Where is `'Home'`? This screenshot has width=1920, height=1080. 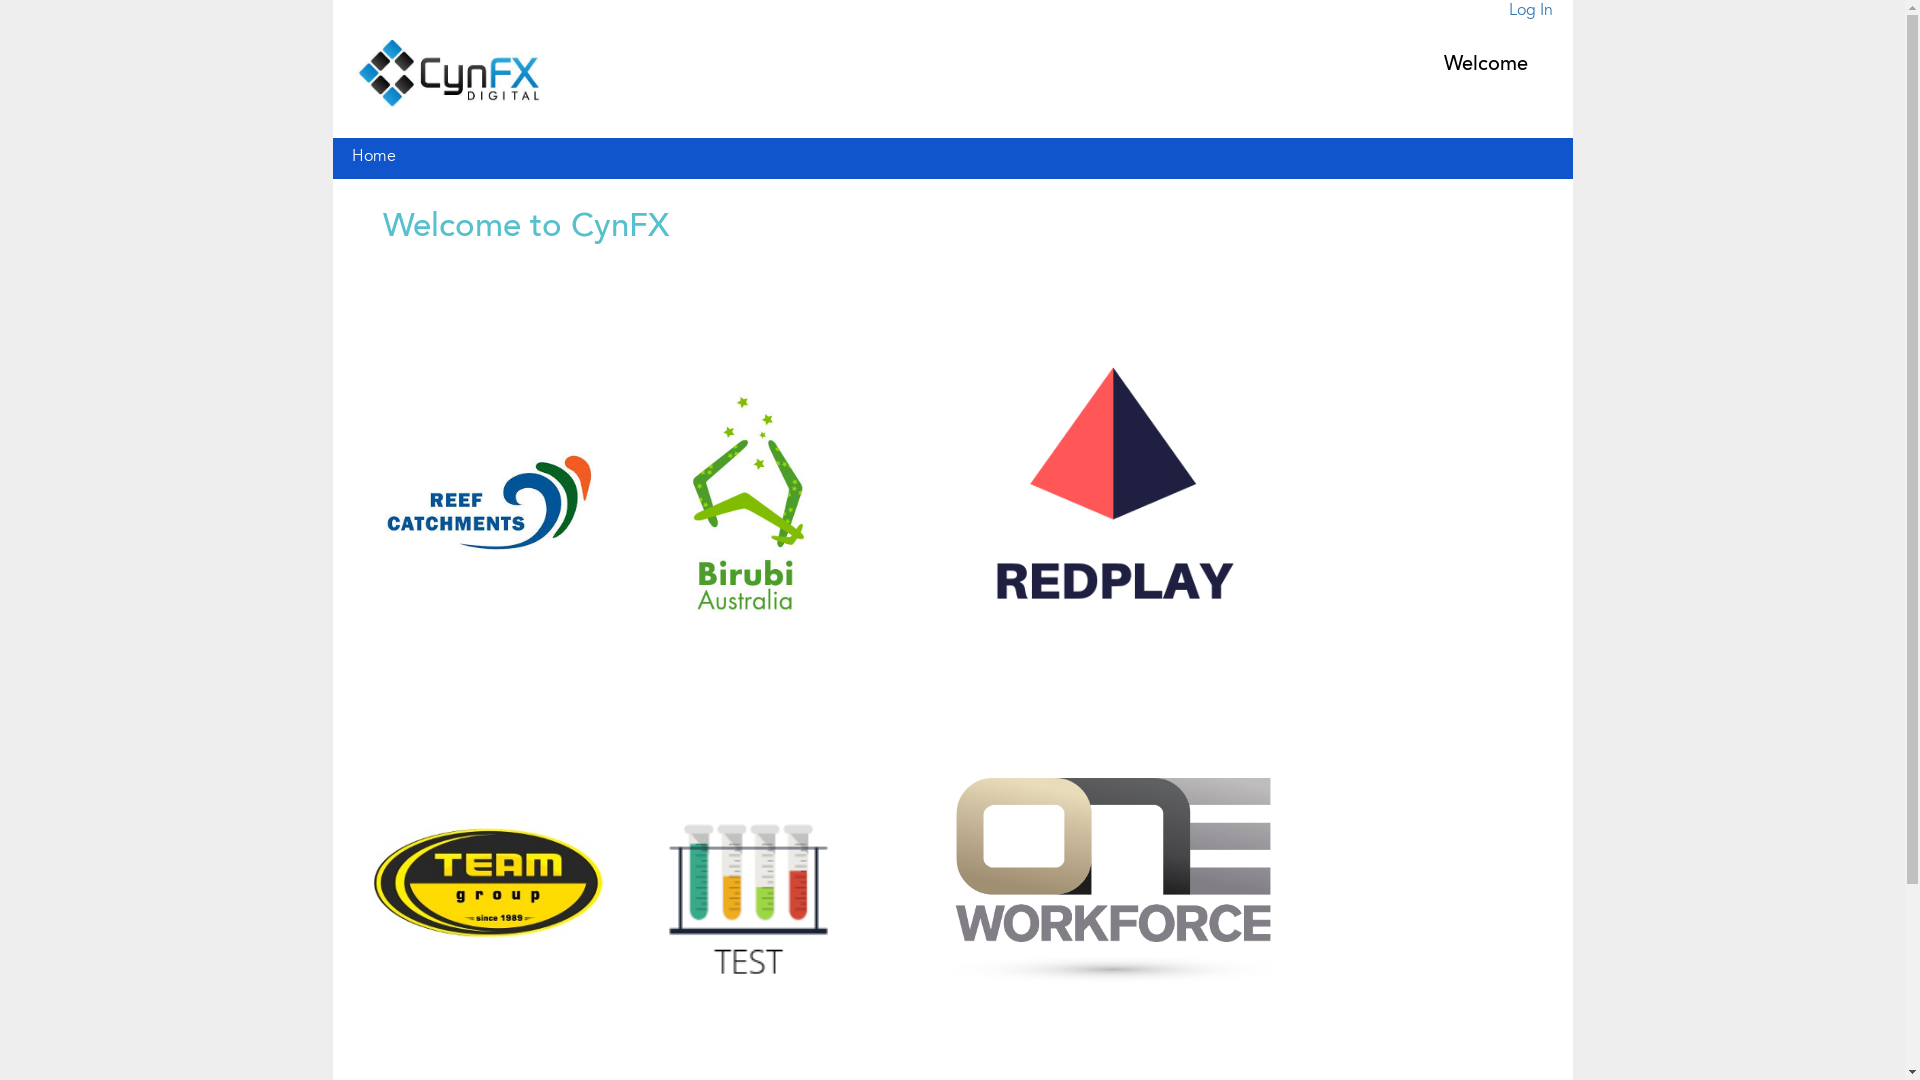
'Home' is located at coordinates (351, 156).